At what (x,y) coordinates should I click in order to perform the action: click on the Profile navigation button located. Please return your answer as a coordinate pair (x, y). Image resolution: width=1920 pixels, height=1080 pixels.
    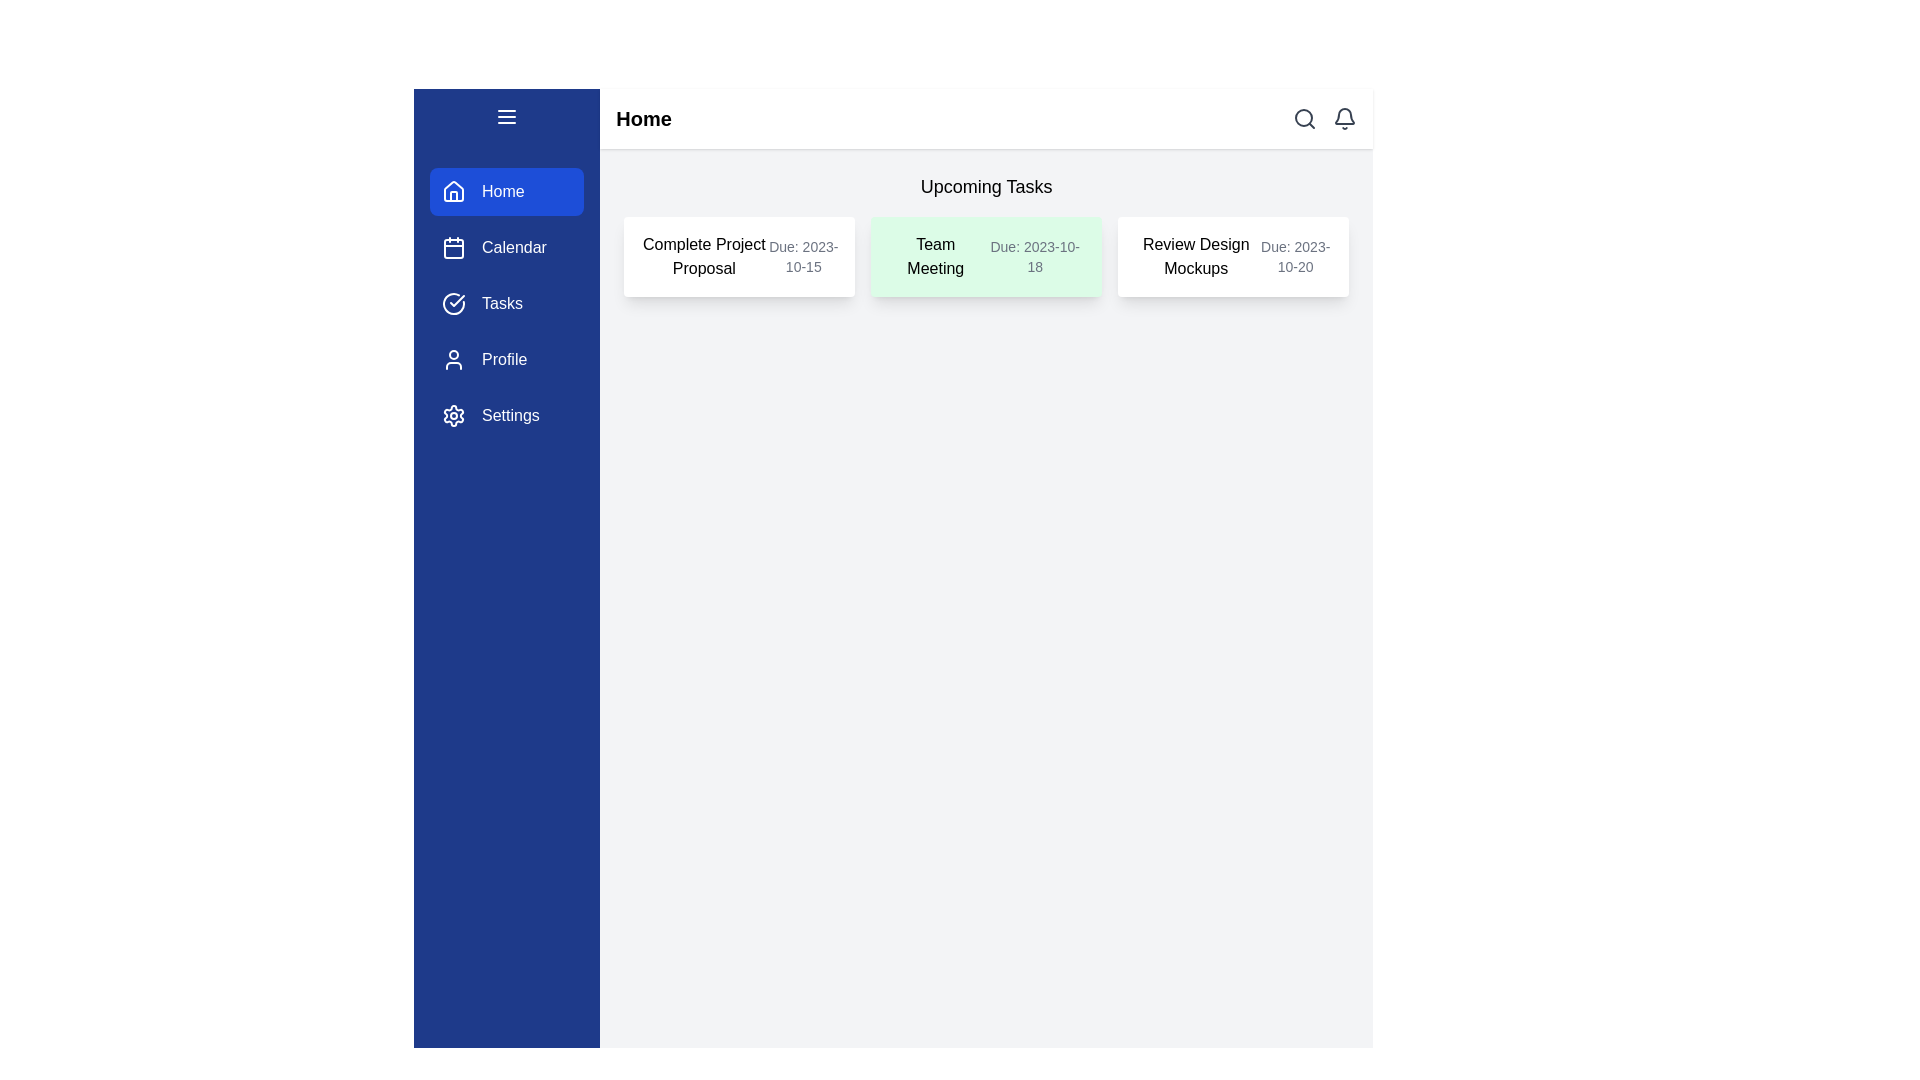
    Looking at the image, I should click on (507, 358).